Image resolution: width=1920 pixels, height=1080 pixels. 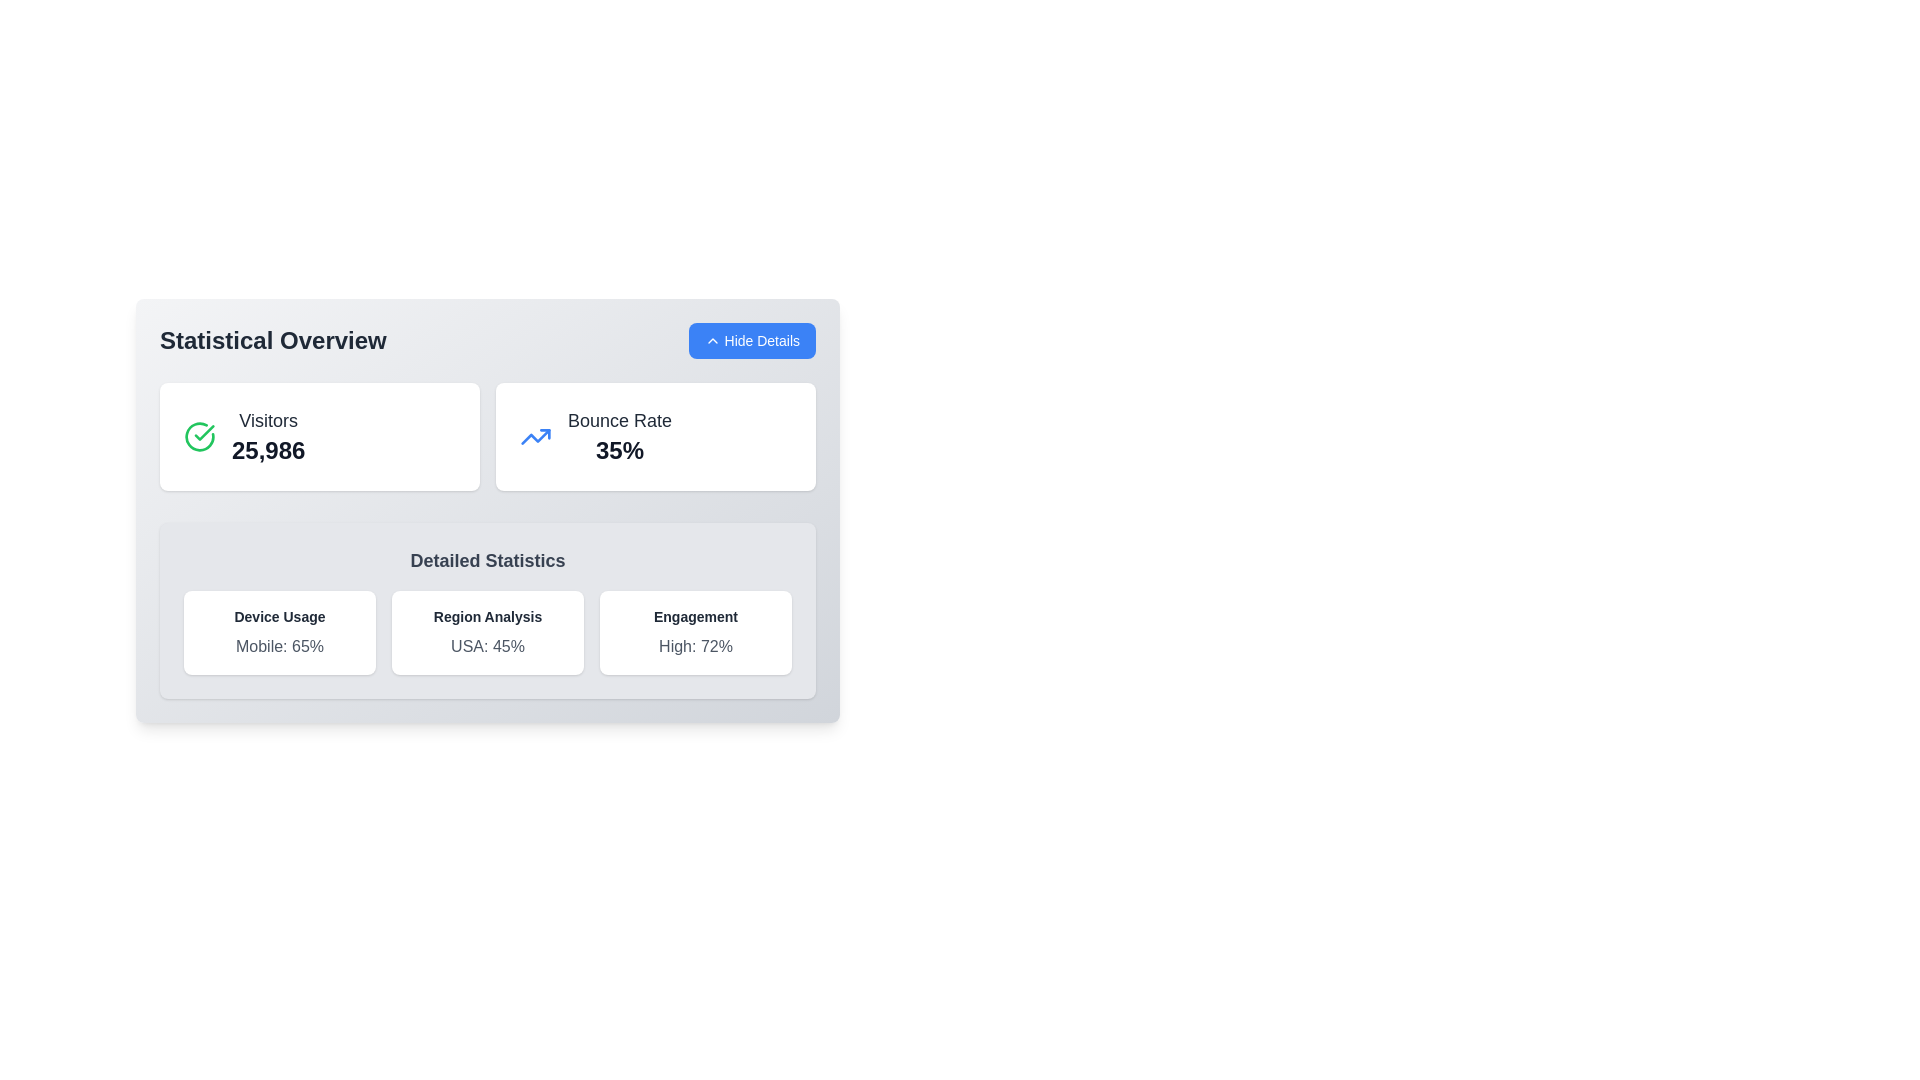 I want to click on the blue line graph icon trending upwards located to the left of the 'Bounce Rate' text within the card labeled 'Bounce Rate 35%', so click(x=536, y=435).